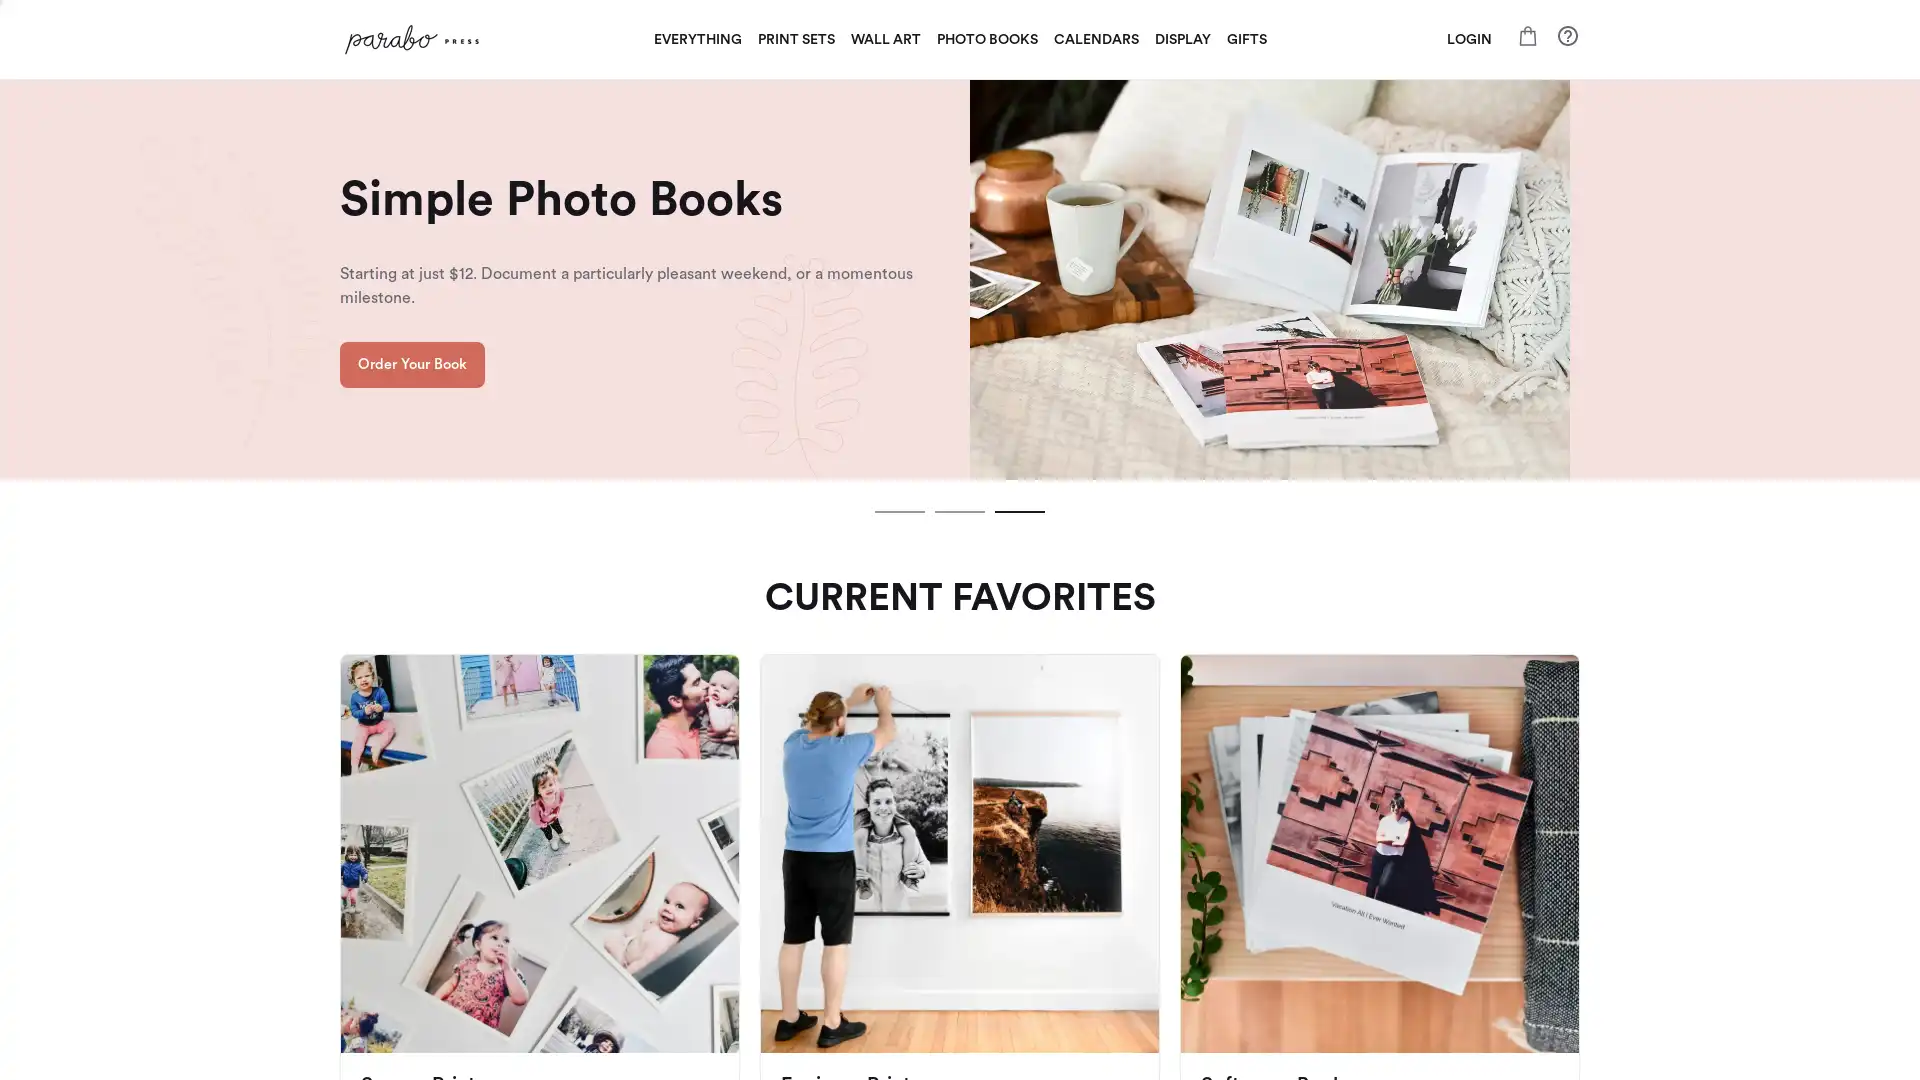  I want to click on slide dot, so click(960, 511).